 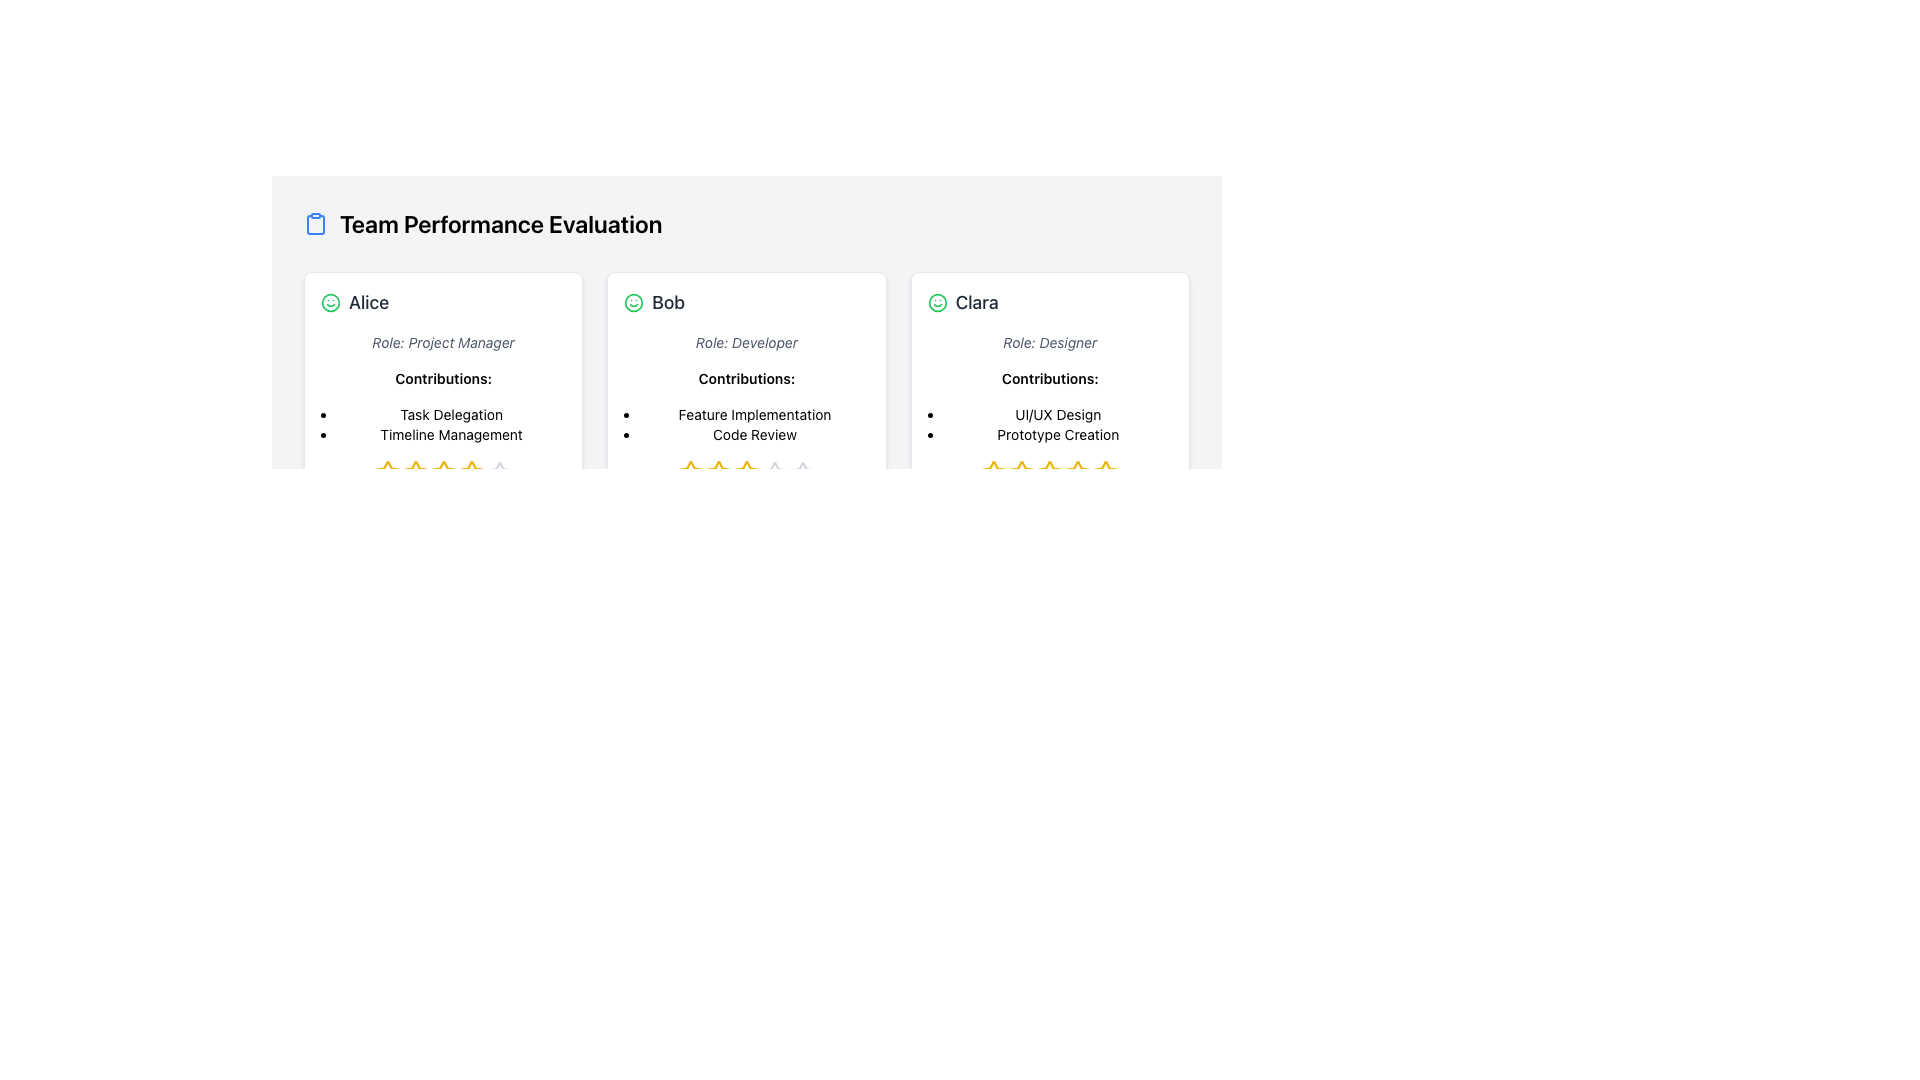 I want to click on the star ratings of the team member card located in the middle column of the grid layout to modify the rating, so click(x=746, y=406).